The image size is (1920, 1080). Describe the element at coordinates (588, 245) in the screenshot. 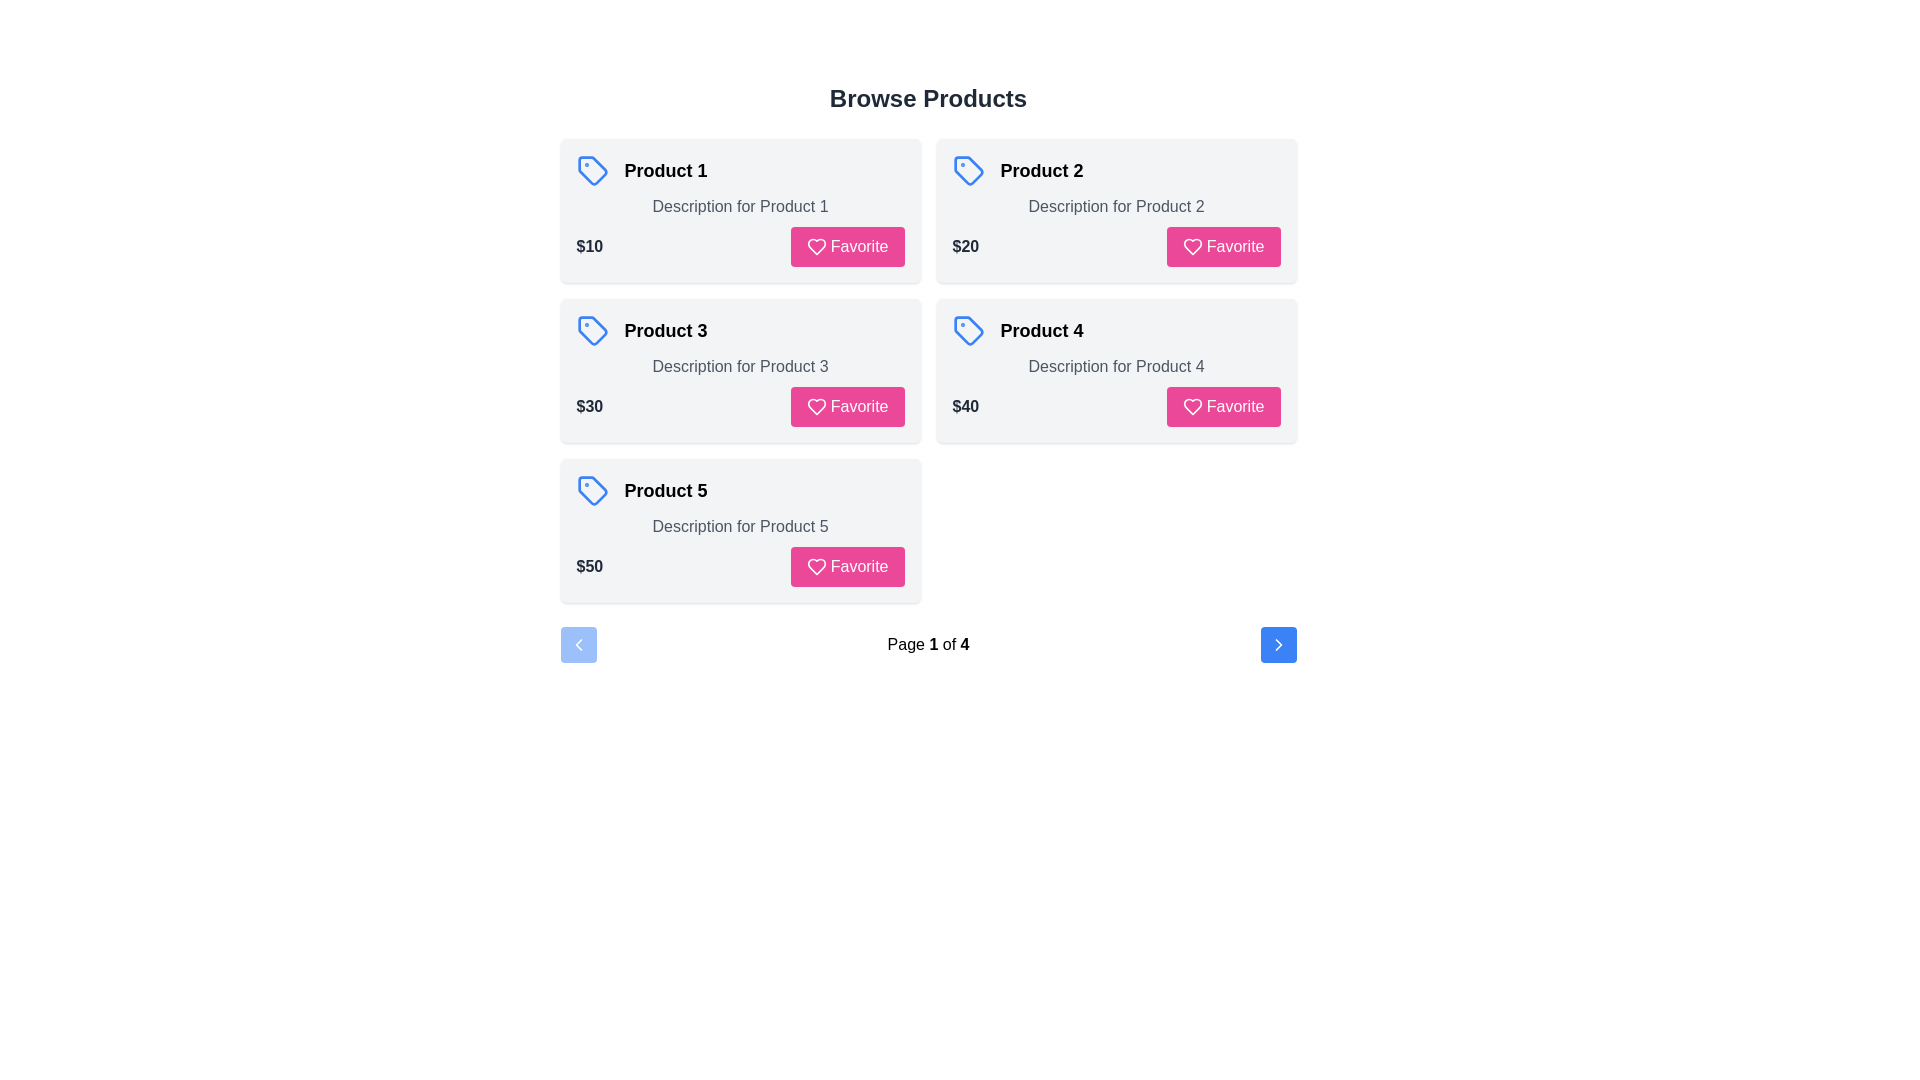

I see `the price label indicating the cost of 'Product 1', which is positioned to the left of the 'Favorite' button in the top-left card of the grid layout` at that location.